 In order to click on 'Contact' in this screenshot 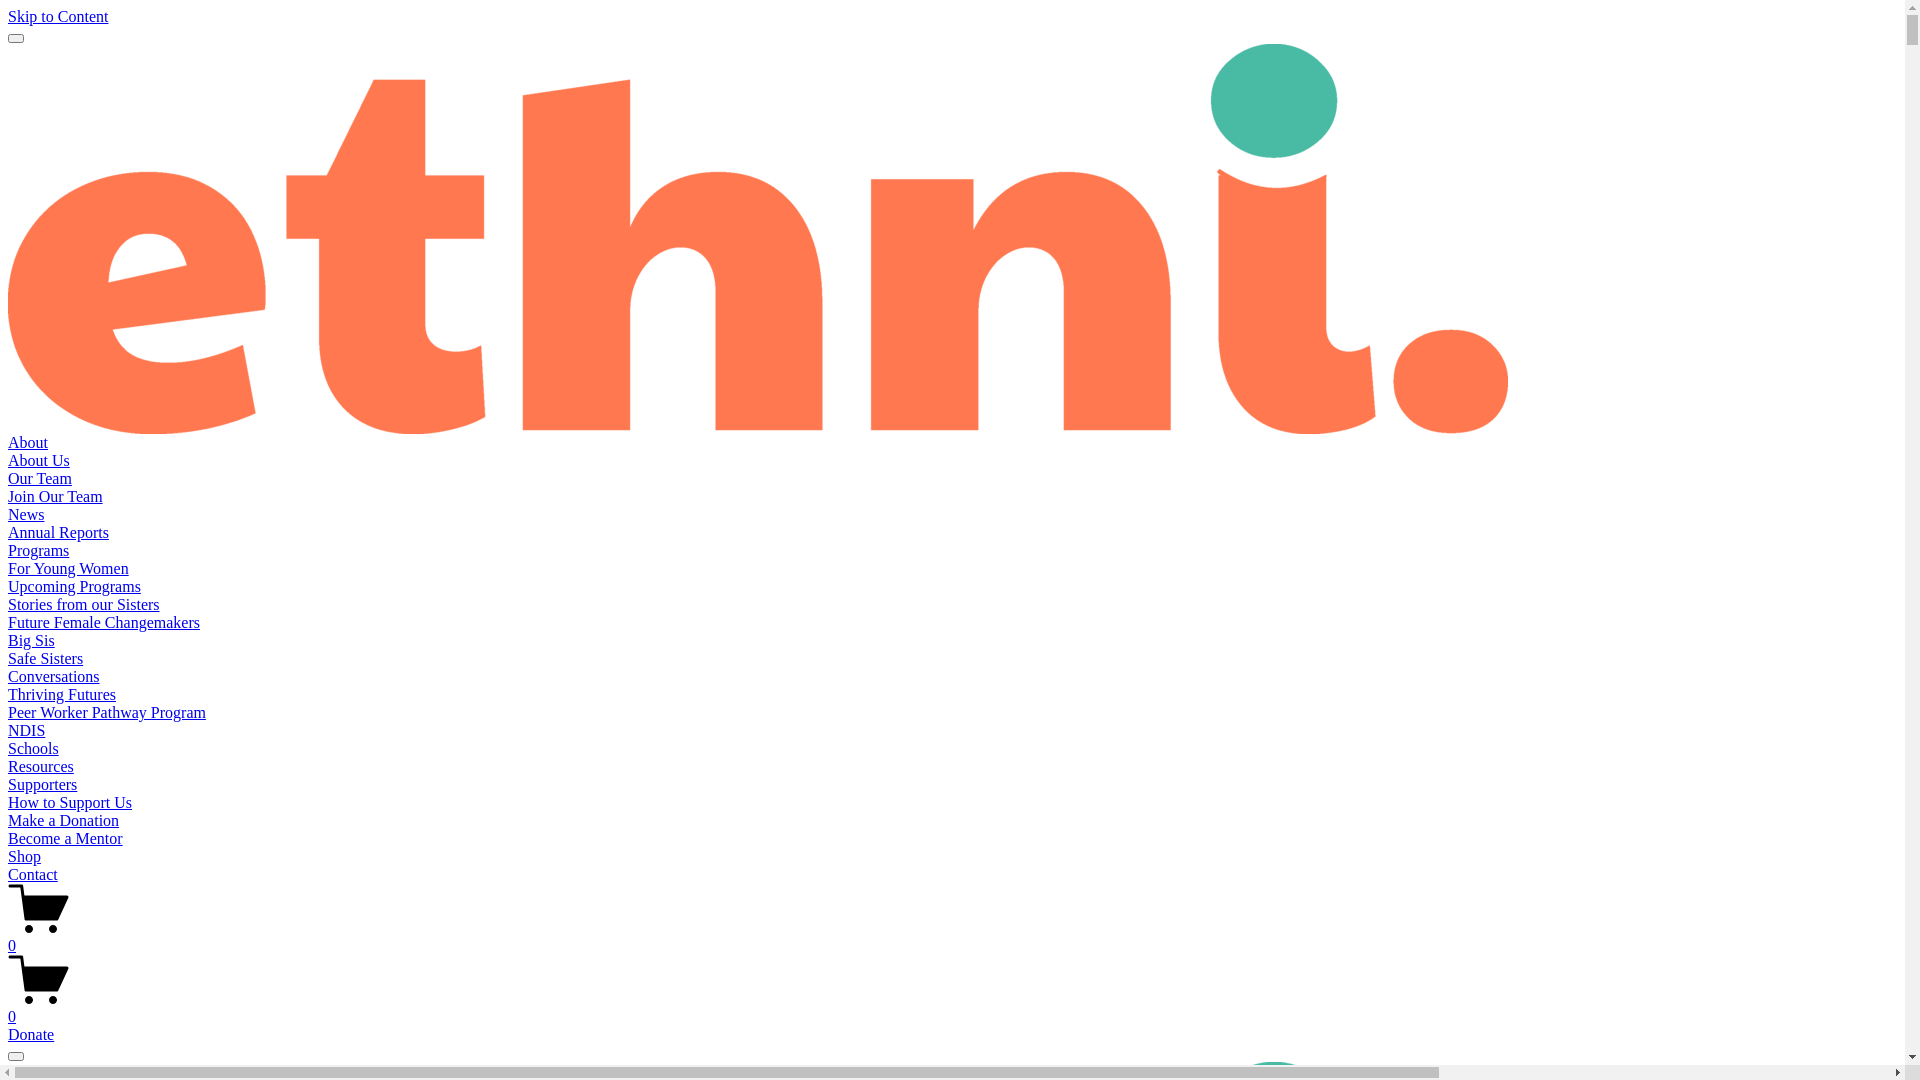, I will do `click(8, 873)`.